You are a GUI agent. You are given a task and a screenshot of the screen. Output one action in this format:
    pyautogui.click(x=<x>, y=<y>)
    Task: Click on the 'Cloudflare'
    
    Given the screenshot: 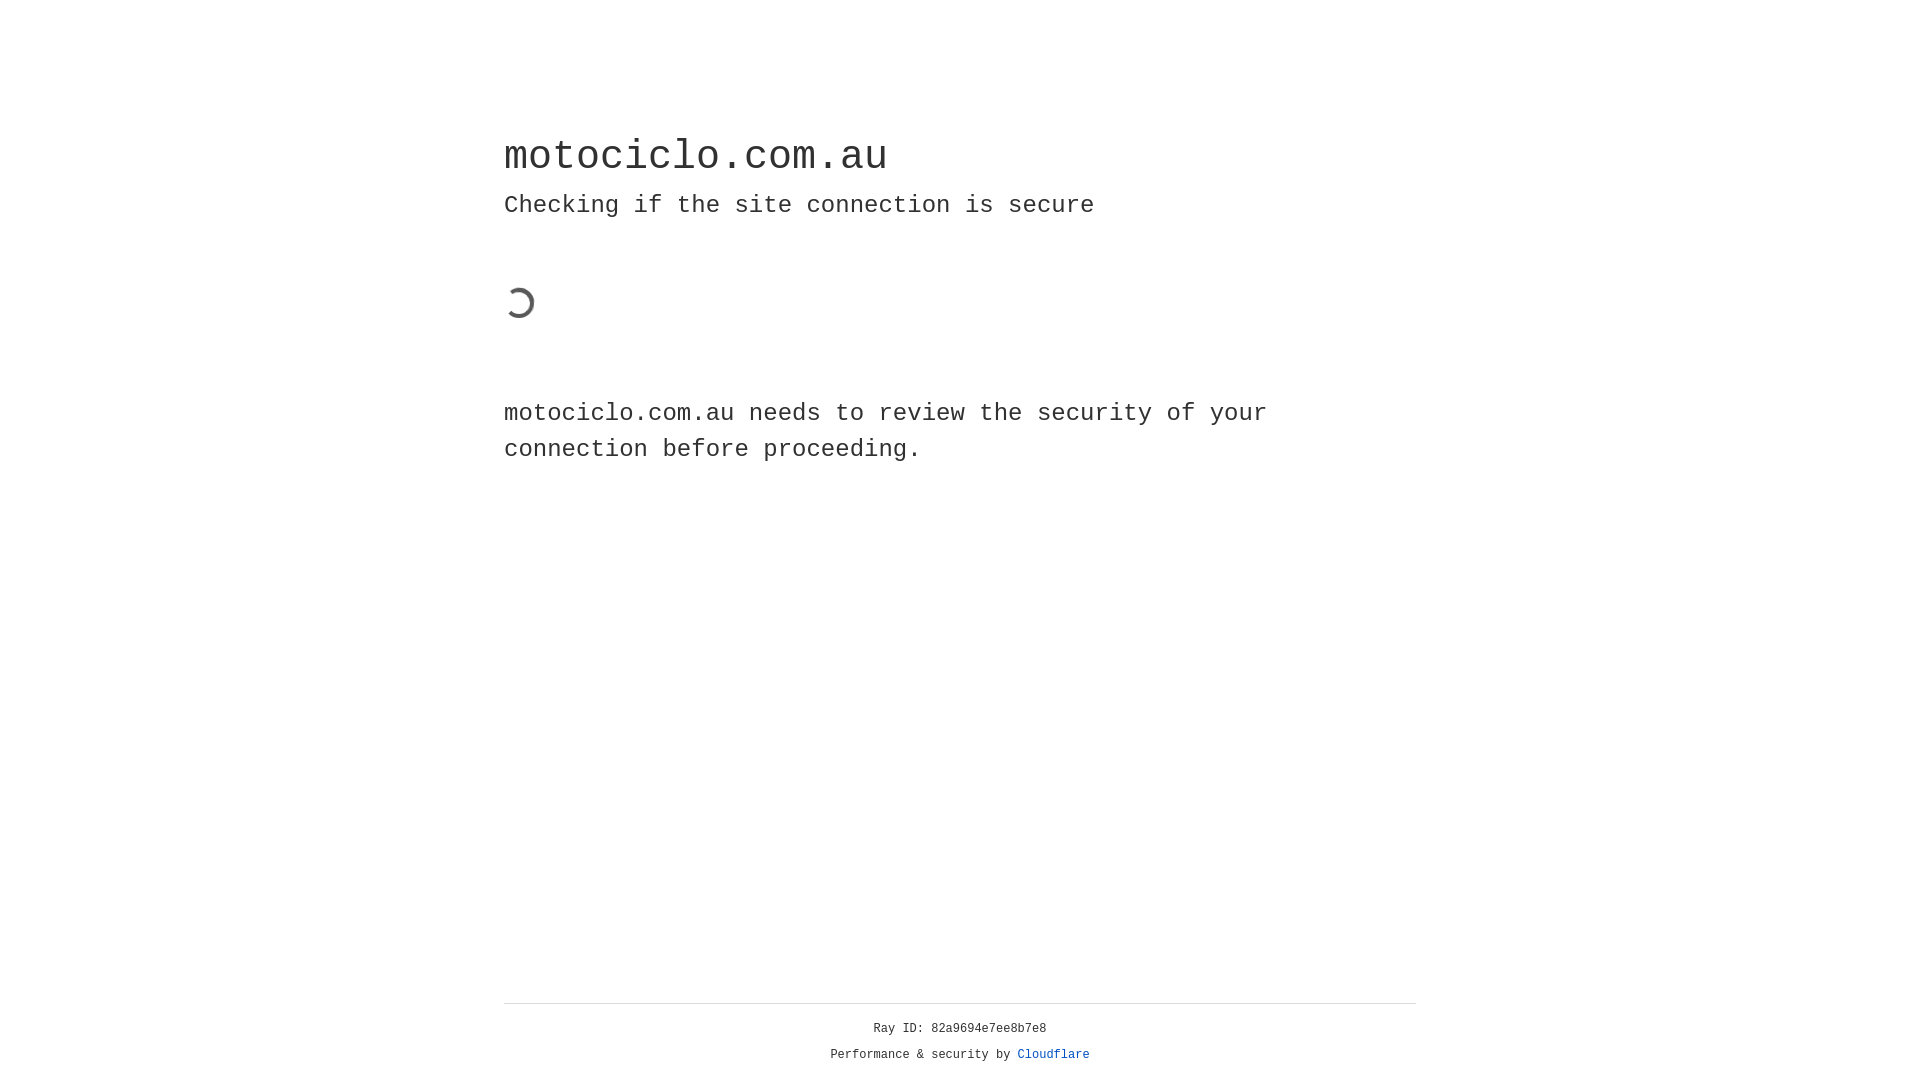 What is the action you would take?
    pyautogui.click(x=1053, y=1054)
    